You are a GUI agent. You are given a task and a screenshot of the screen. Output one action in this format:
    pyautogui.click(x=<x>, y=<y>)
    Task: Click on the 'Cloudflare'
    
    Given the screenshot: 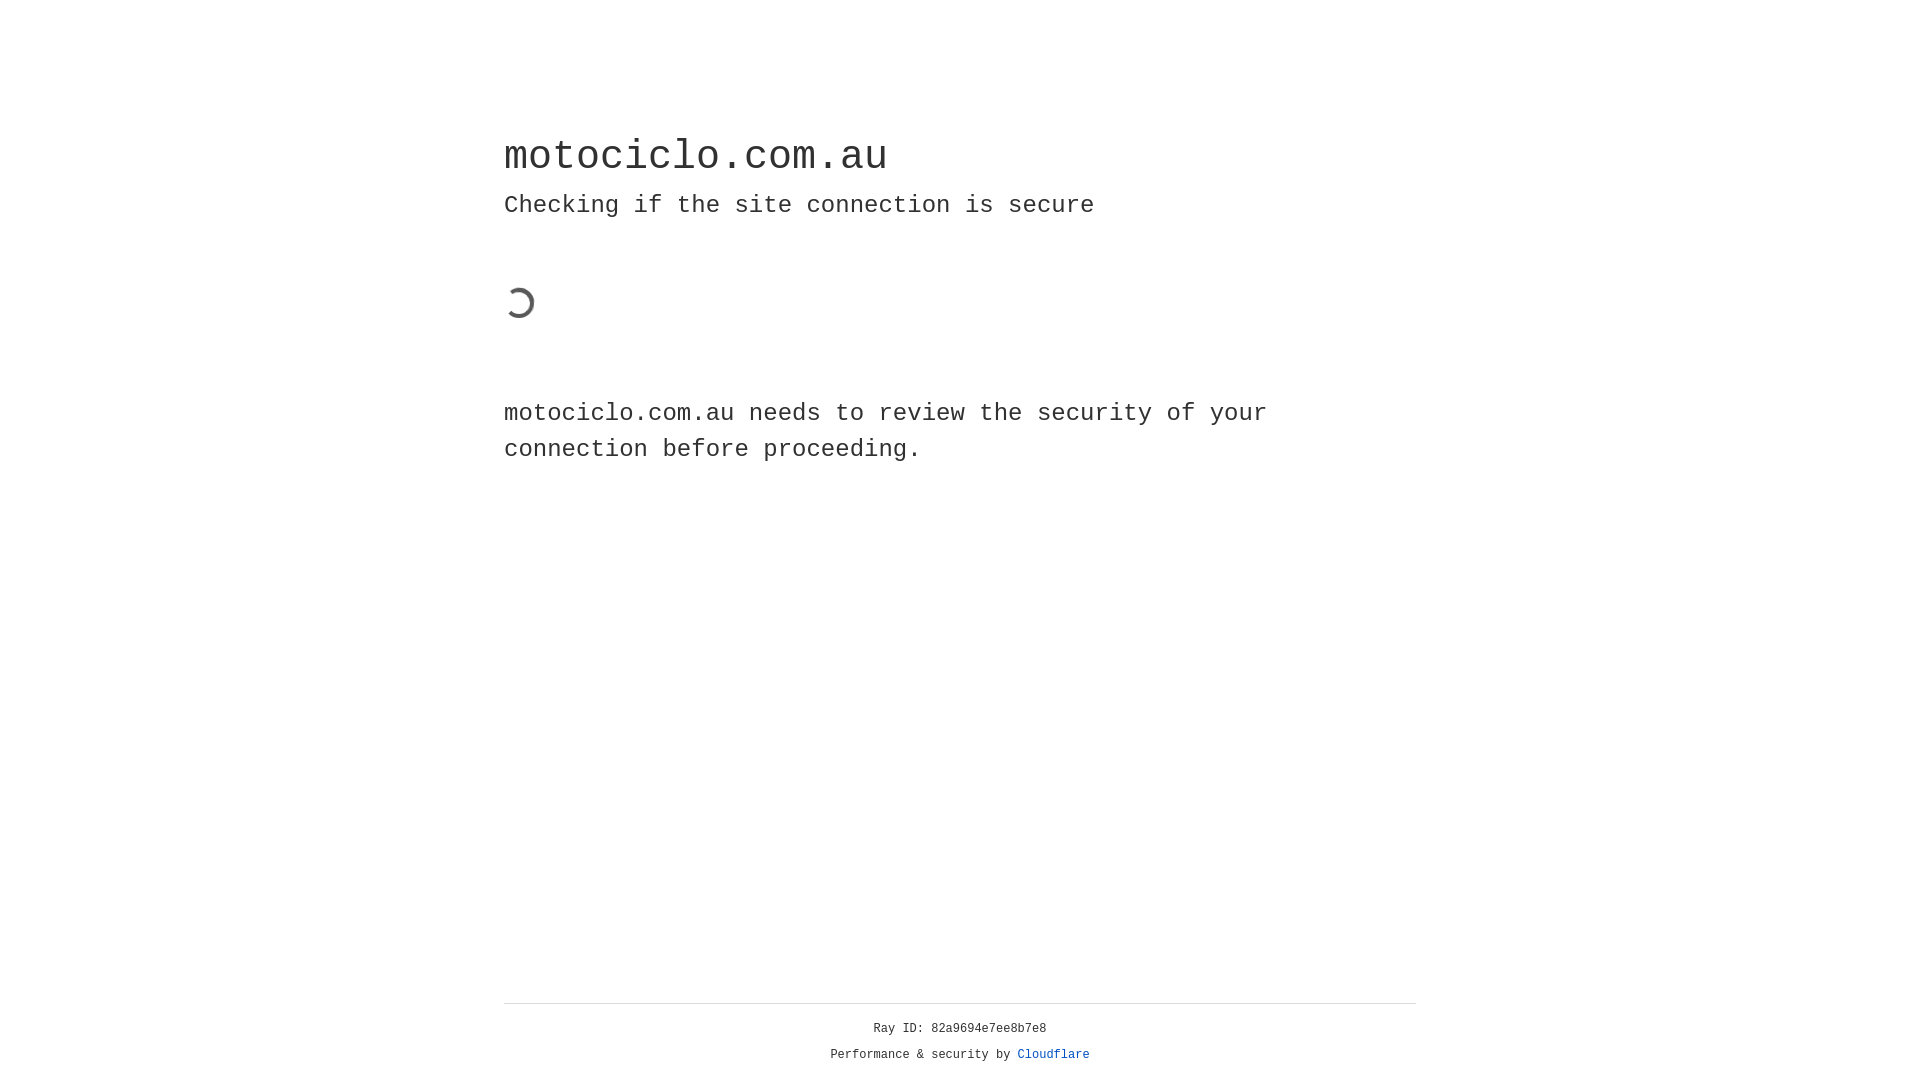 What is the action you would take?
    pyautogui.click(x=1053, y=1054)
    